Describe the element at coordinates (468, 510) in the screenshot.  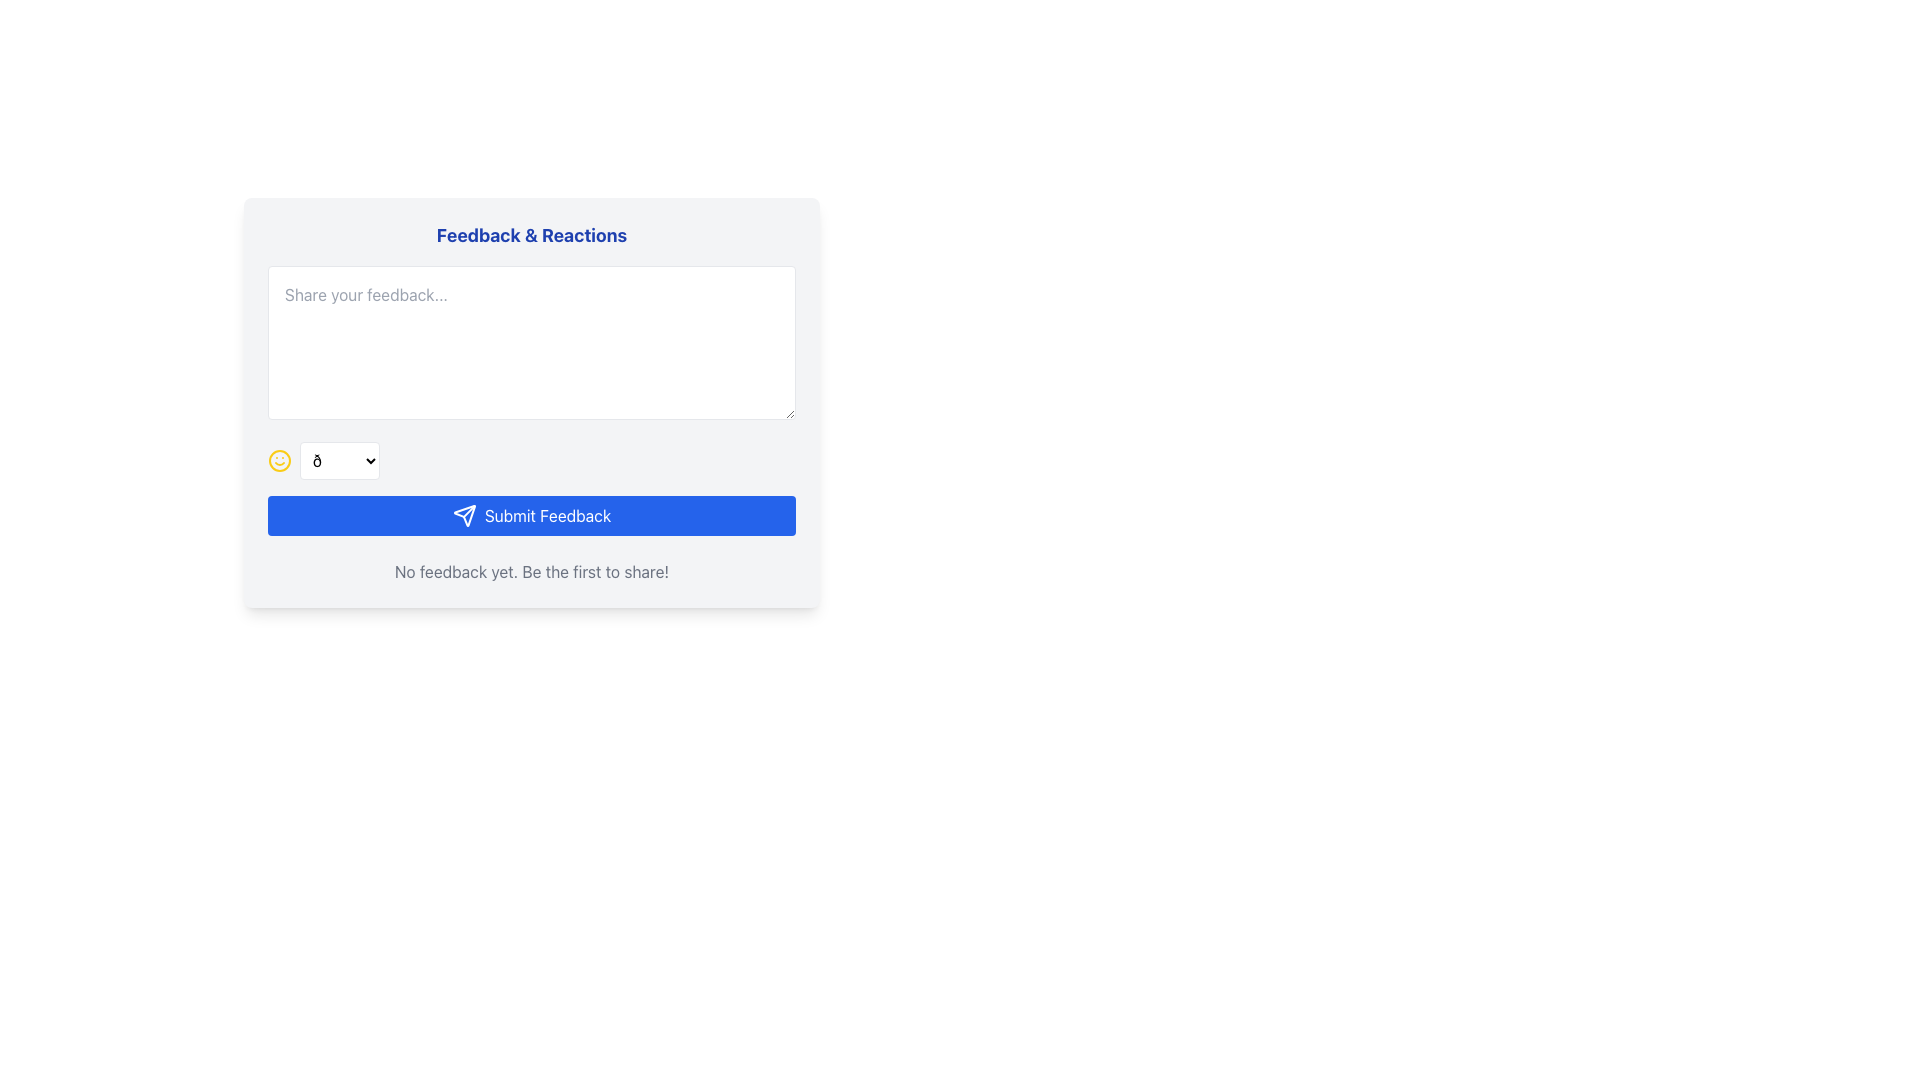
I see `the diagonal line segment of the vector graphic that is part of the 'send' motif within the SVG icon next to the 'Submit Feedback' button` at that location.